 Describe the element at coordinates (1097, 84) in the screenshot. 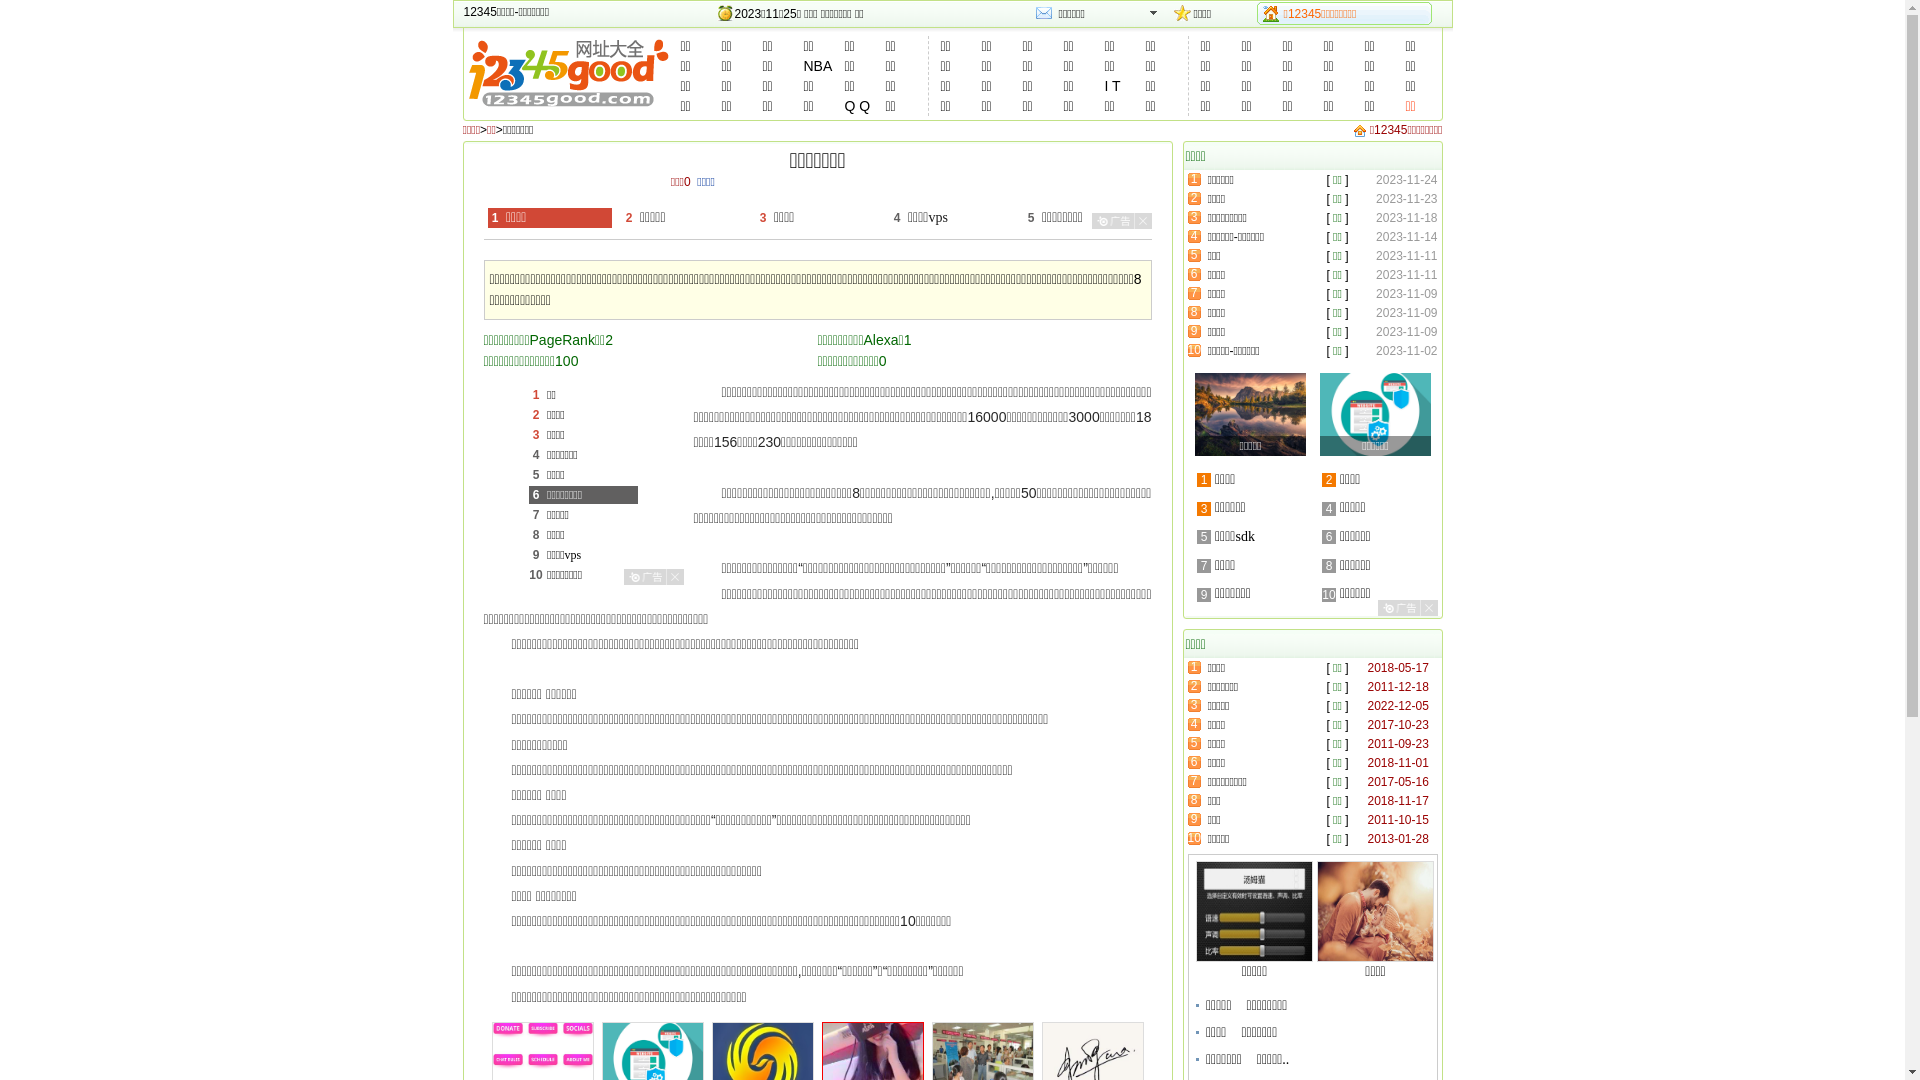

I see `'I T'` at that location.